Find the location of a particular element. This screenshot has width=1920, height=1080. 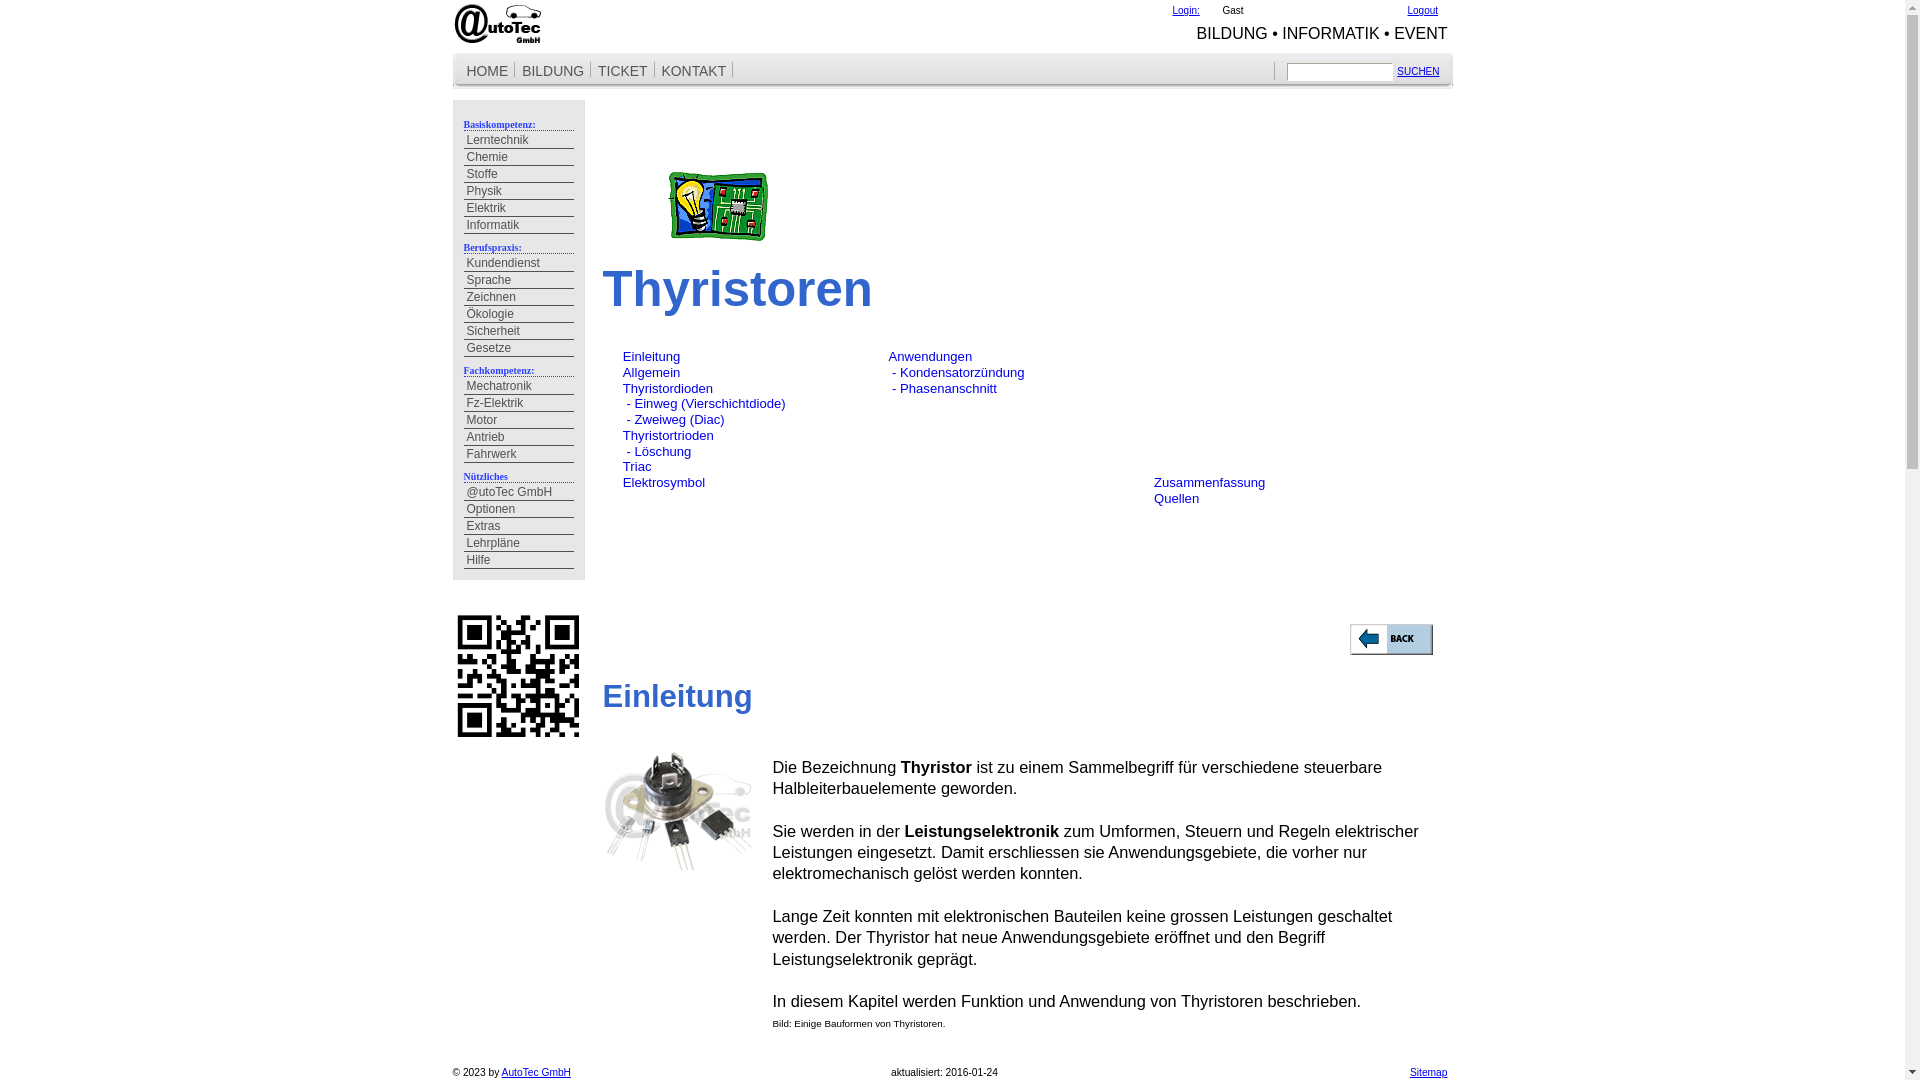

'Motor' is located at coordinates (518, 419).